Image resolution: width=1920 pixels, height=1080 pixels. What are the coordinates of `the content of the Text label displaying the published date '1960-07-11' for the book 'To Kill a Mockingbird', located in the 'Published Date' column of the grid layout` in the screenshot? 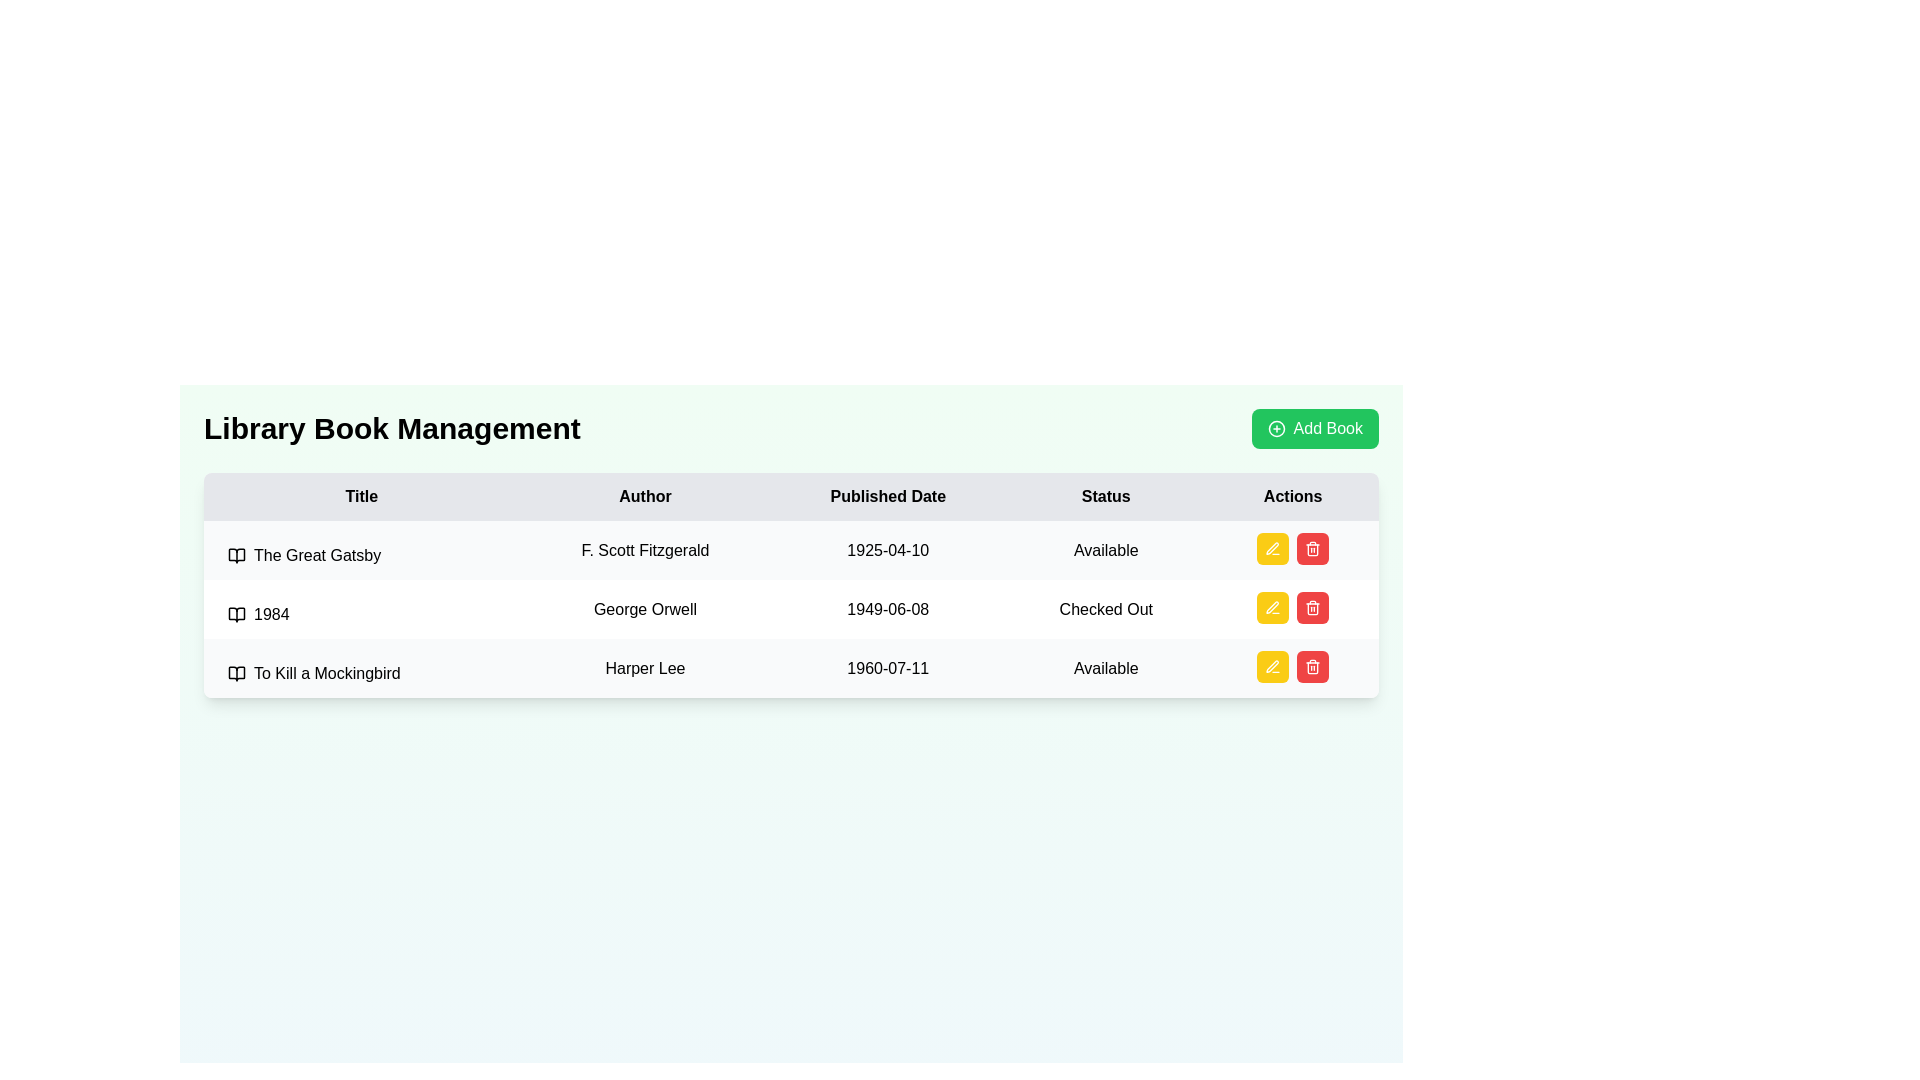 It's located at (887, 668).